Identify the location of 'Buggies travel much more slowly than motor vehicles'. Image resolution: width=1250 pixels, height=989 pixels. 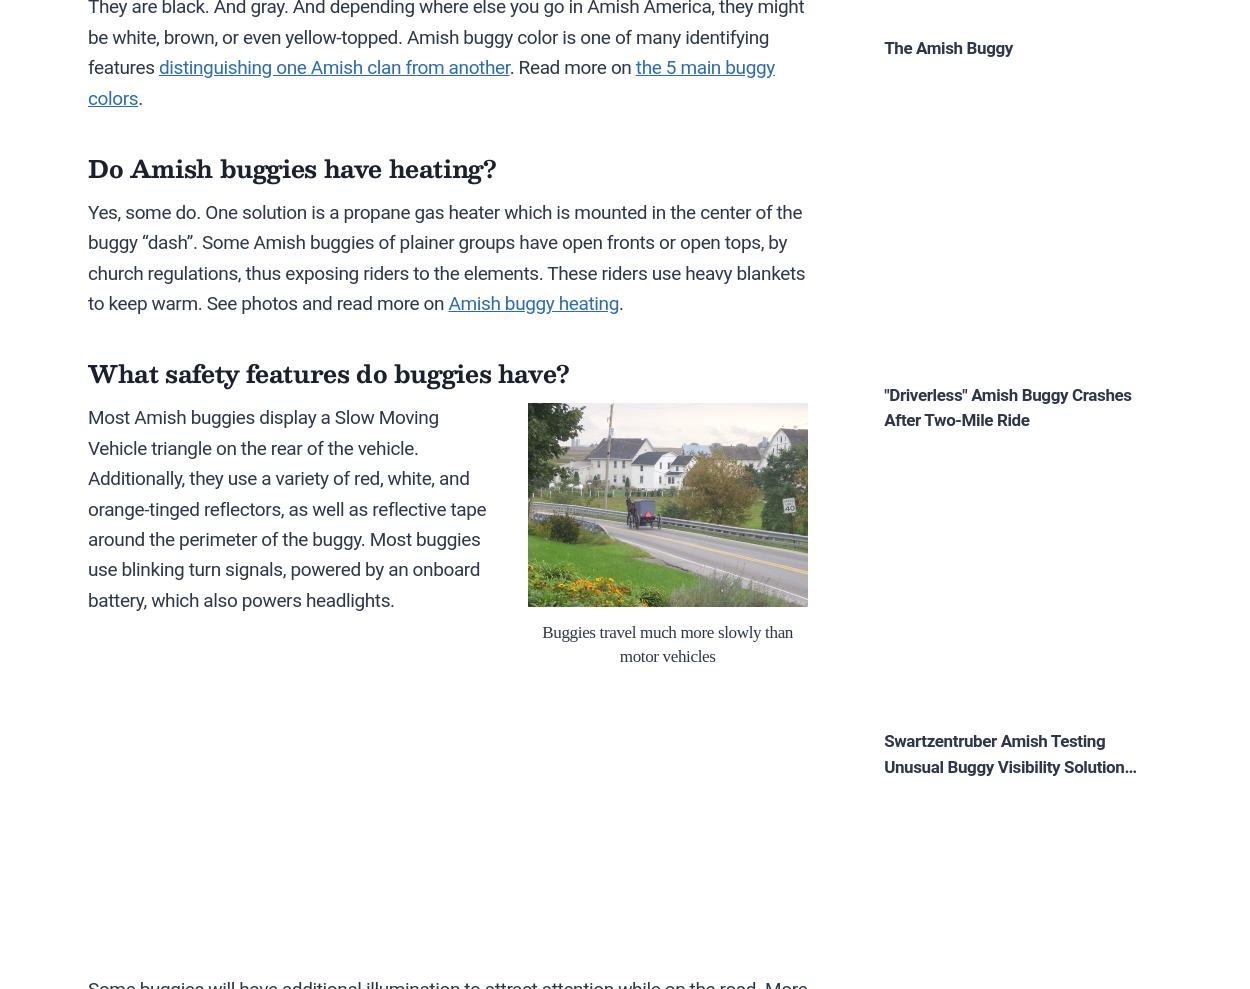
(667, 644).